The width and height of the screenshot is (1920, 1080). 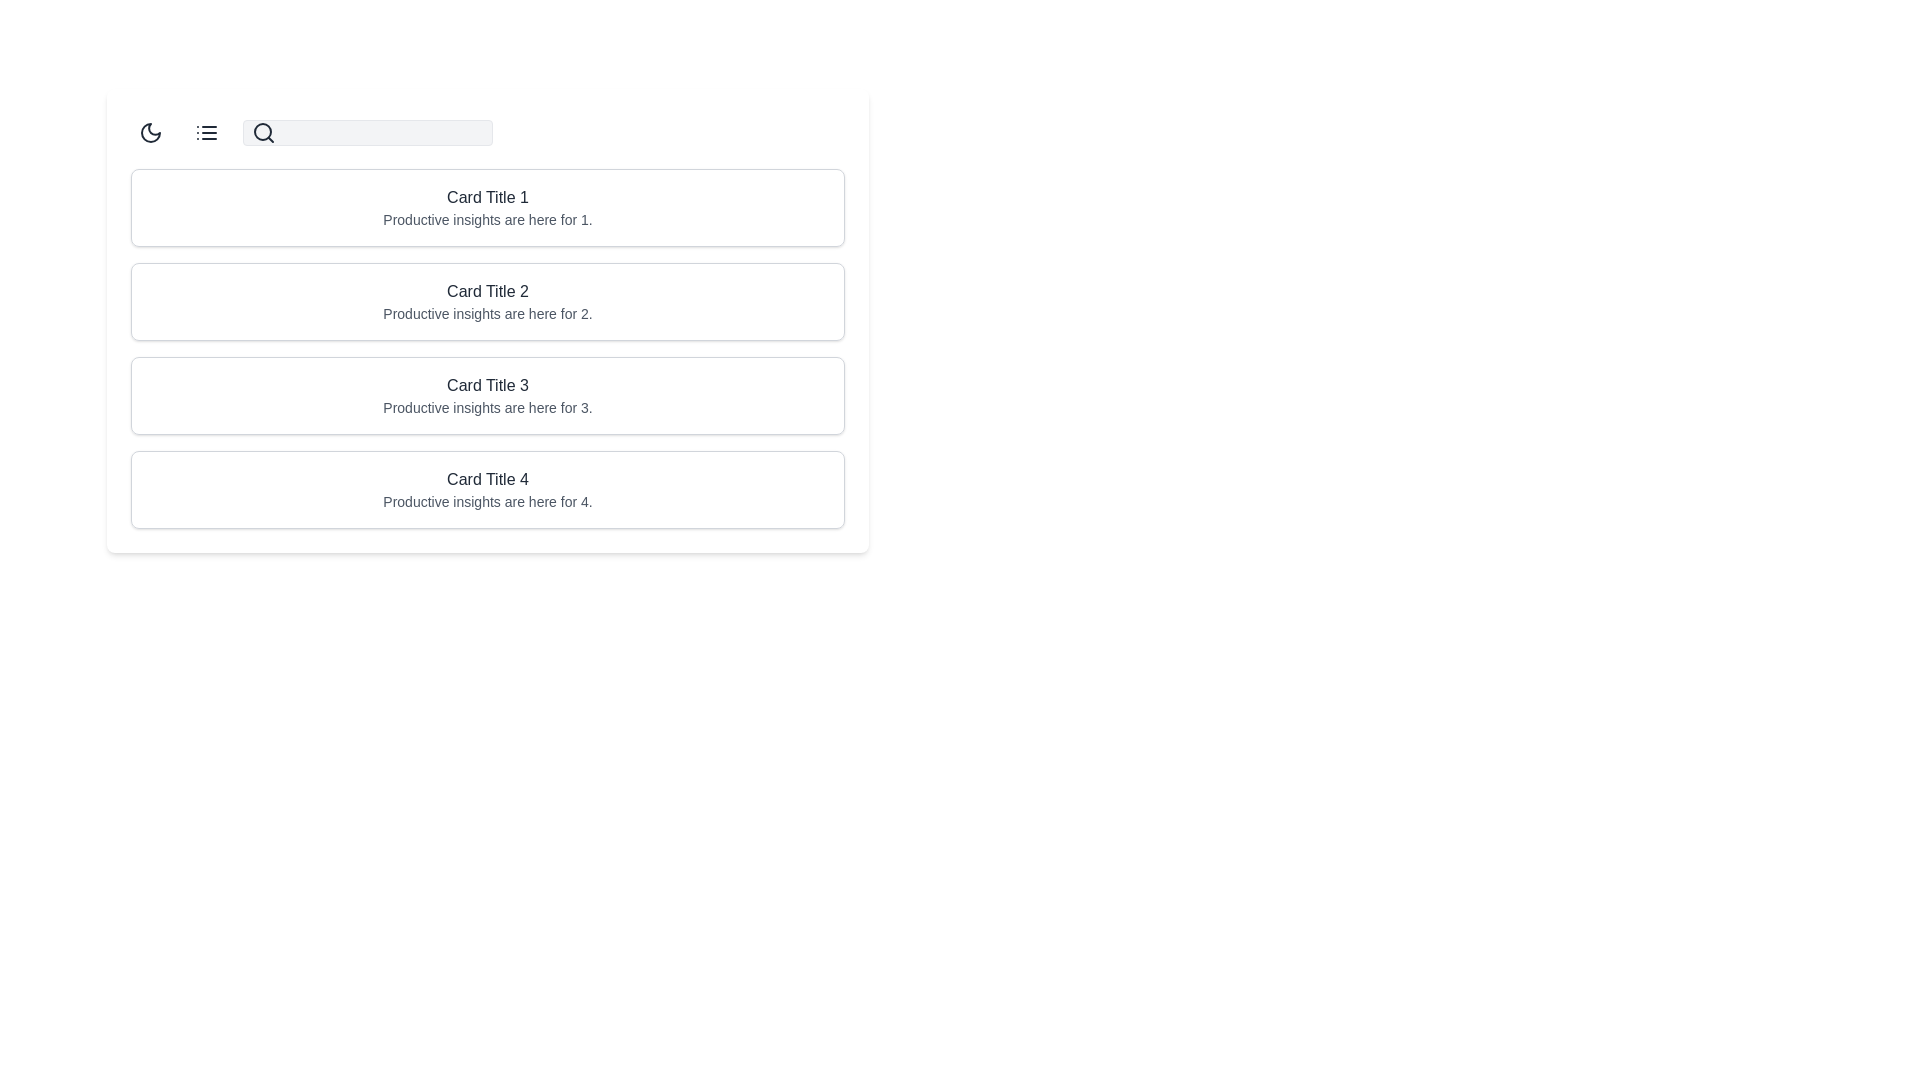 What do you see at coordinates (488, 301) in the screenshot?
I see `the card with the title 'Card Title 2', which is the second card in a vertically stacked list` at bounding box center [488, 301].